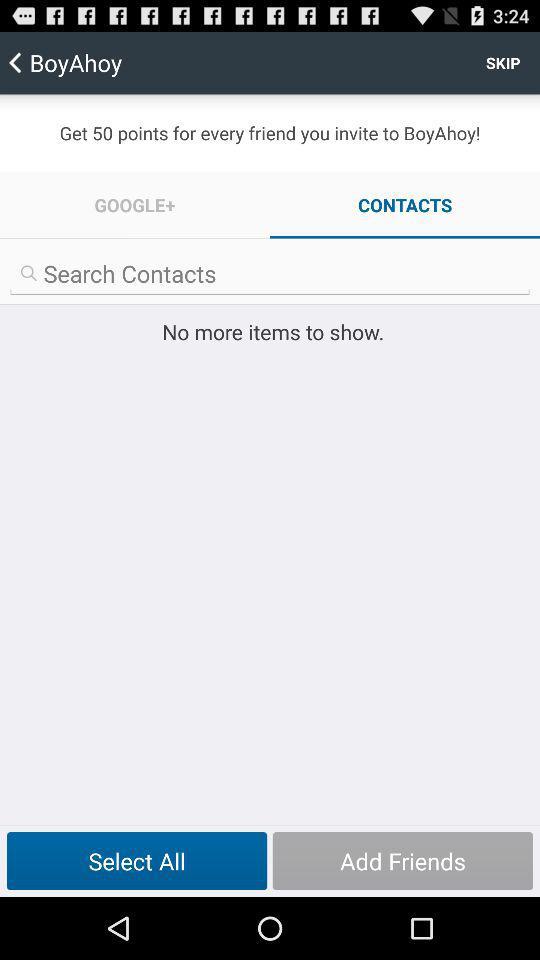  What do you see at coordinates (135, 205) in the screenshot?
I see `google+ icon` at bounding box center [135, 205].